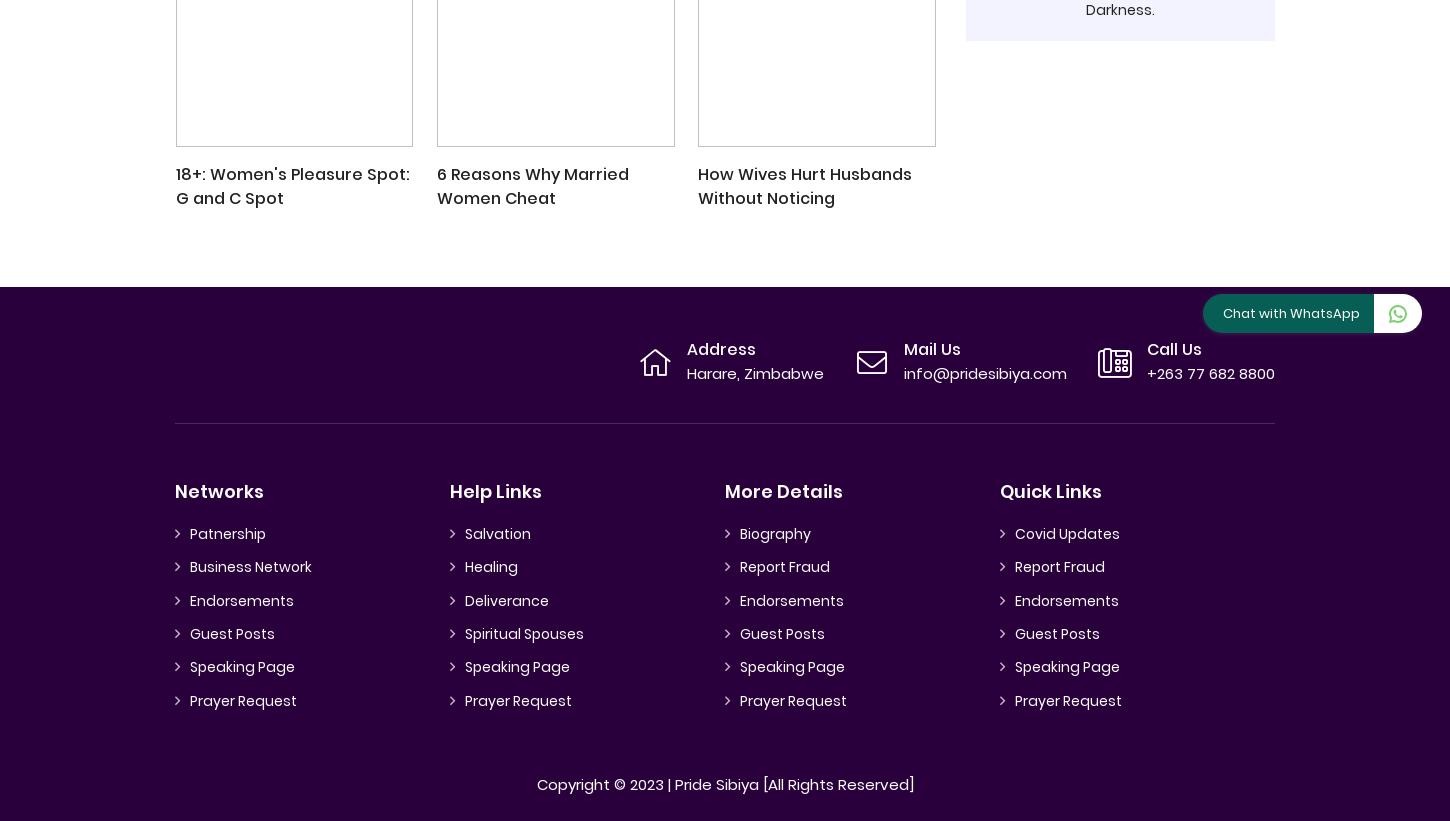 The image size is (1450, 821). What do you see at coordinates (524, 632) in the screenshot?
I see `'Spiritual Spouses'` at bounding box center [524, 632].